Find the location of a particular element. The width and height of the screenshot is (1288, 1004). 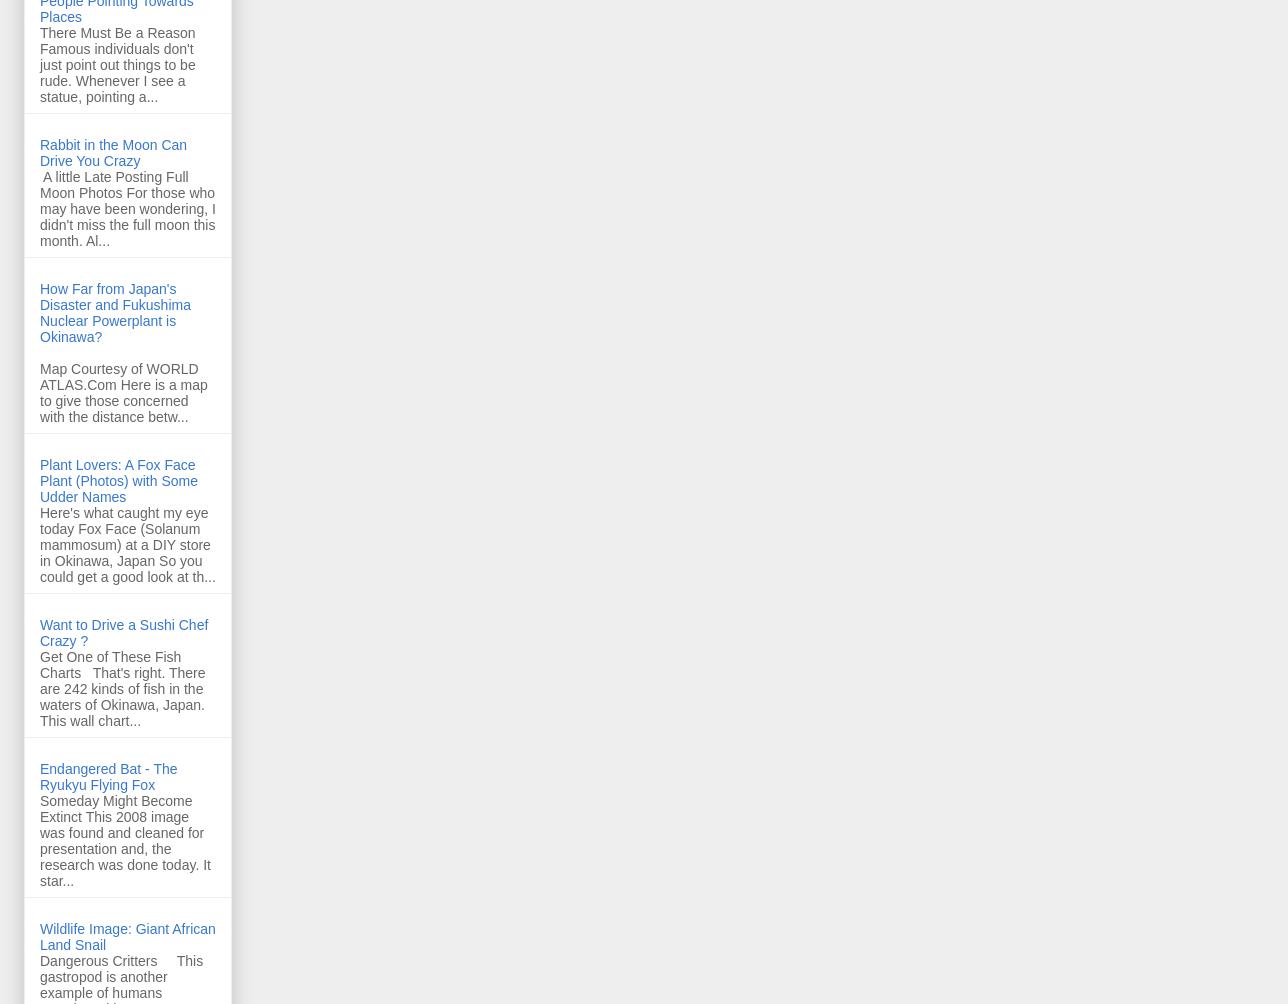

'Want to Drive a Sushi Chef Crazy ?' is located at coordinates (124, 631).